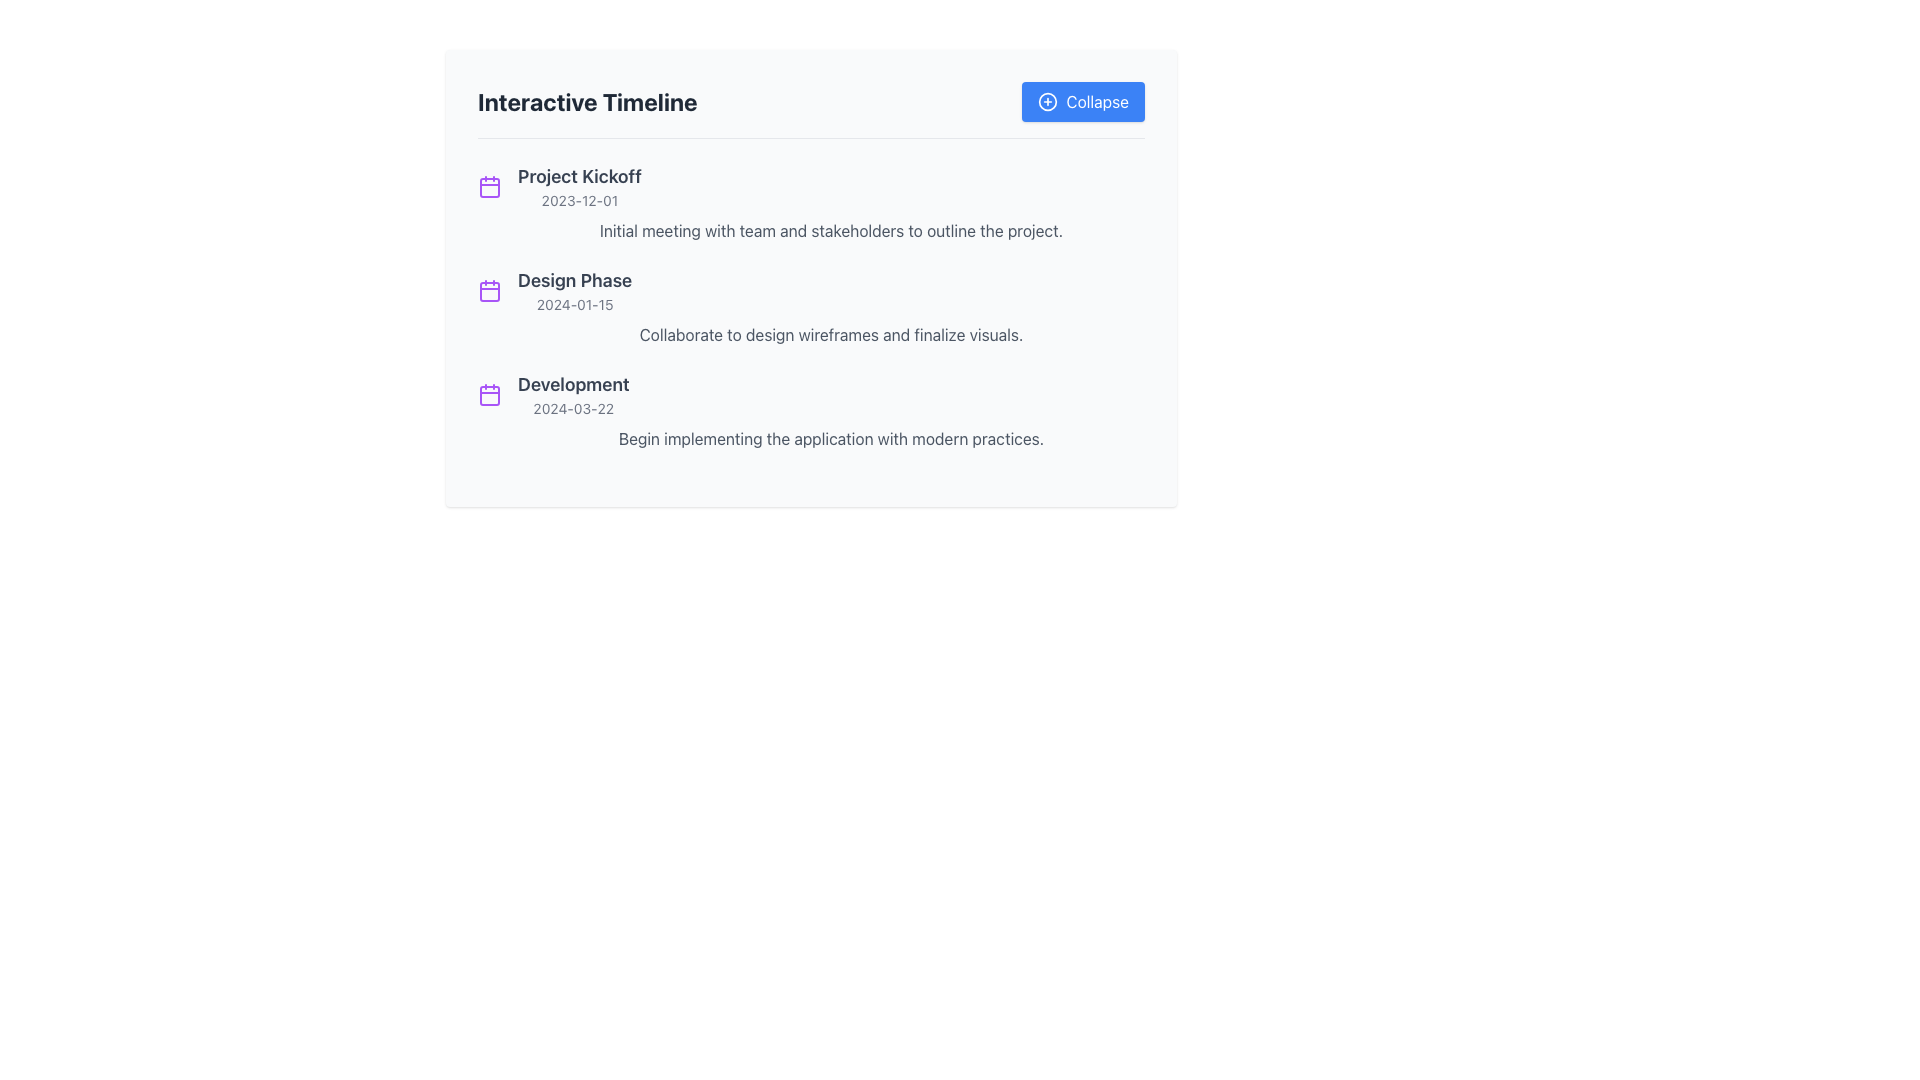 This screenshot has width=1920, height=1080. What do you see at coordinates (811, 334) in the screenshot?
I see `text 'Collaborate to design wireframes and finalize visuals.' located beneath the 'Design Phase' header in the timeline interface` at bounding box center [811, 334].